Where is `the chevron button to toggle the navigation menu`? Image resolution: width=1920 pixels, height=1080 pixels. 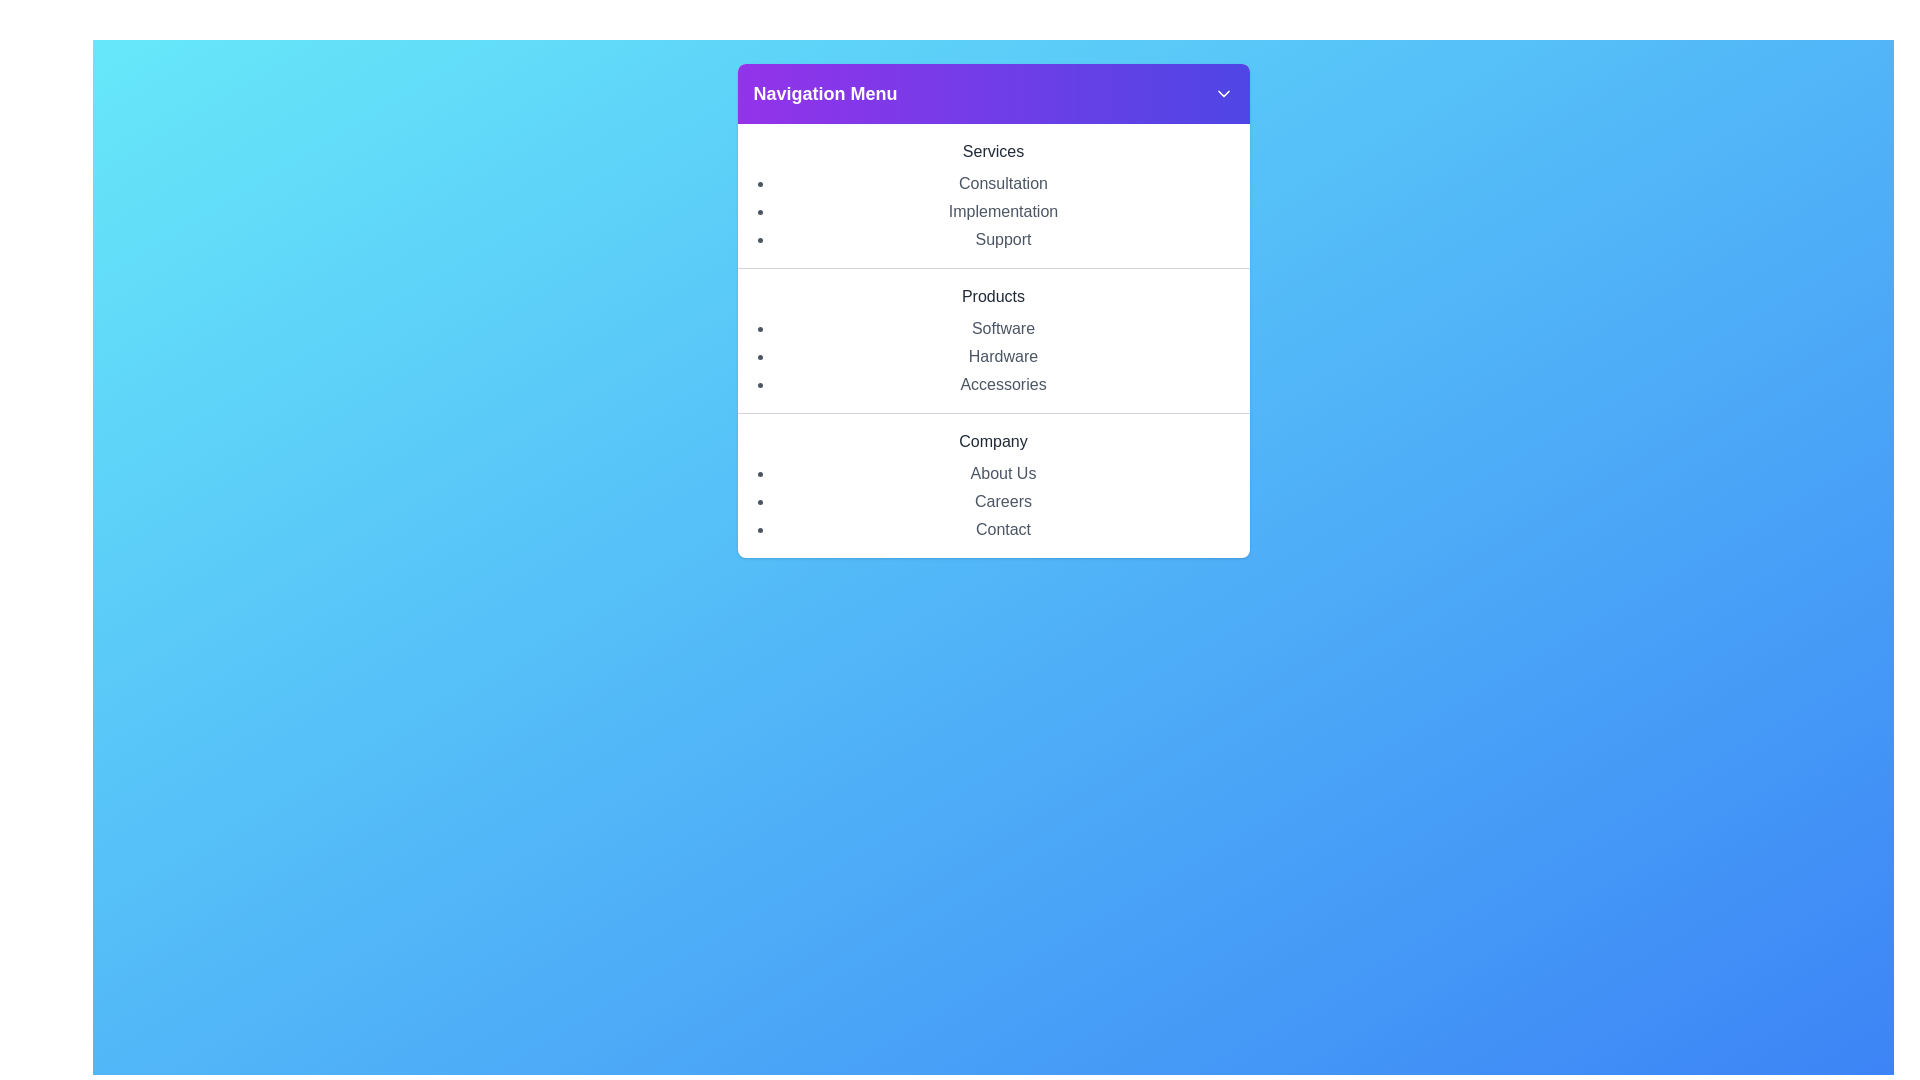 the chevron button to toggle the navigation menu is located at coordinates (1222, 93).